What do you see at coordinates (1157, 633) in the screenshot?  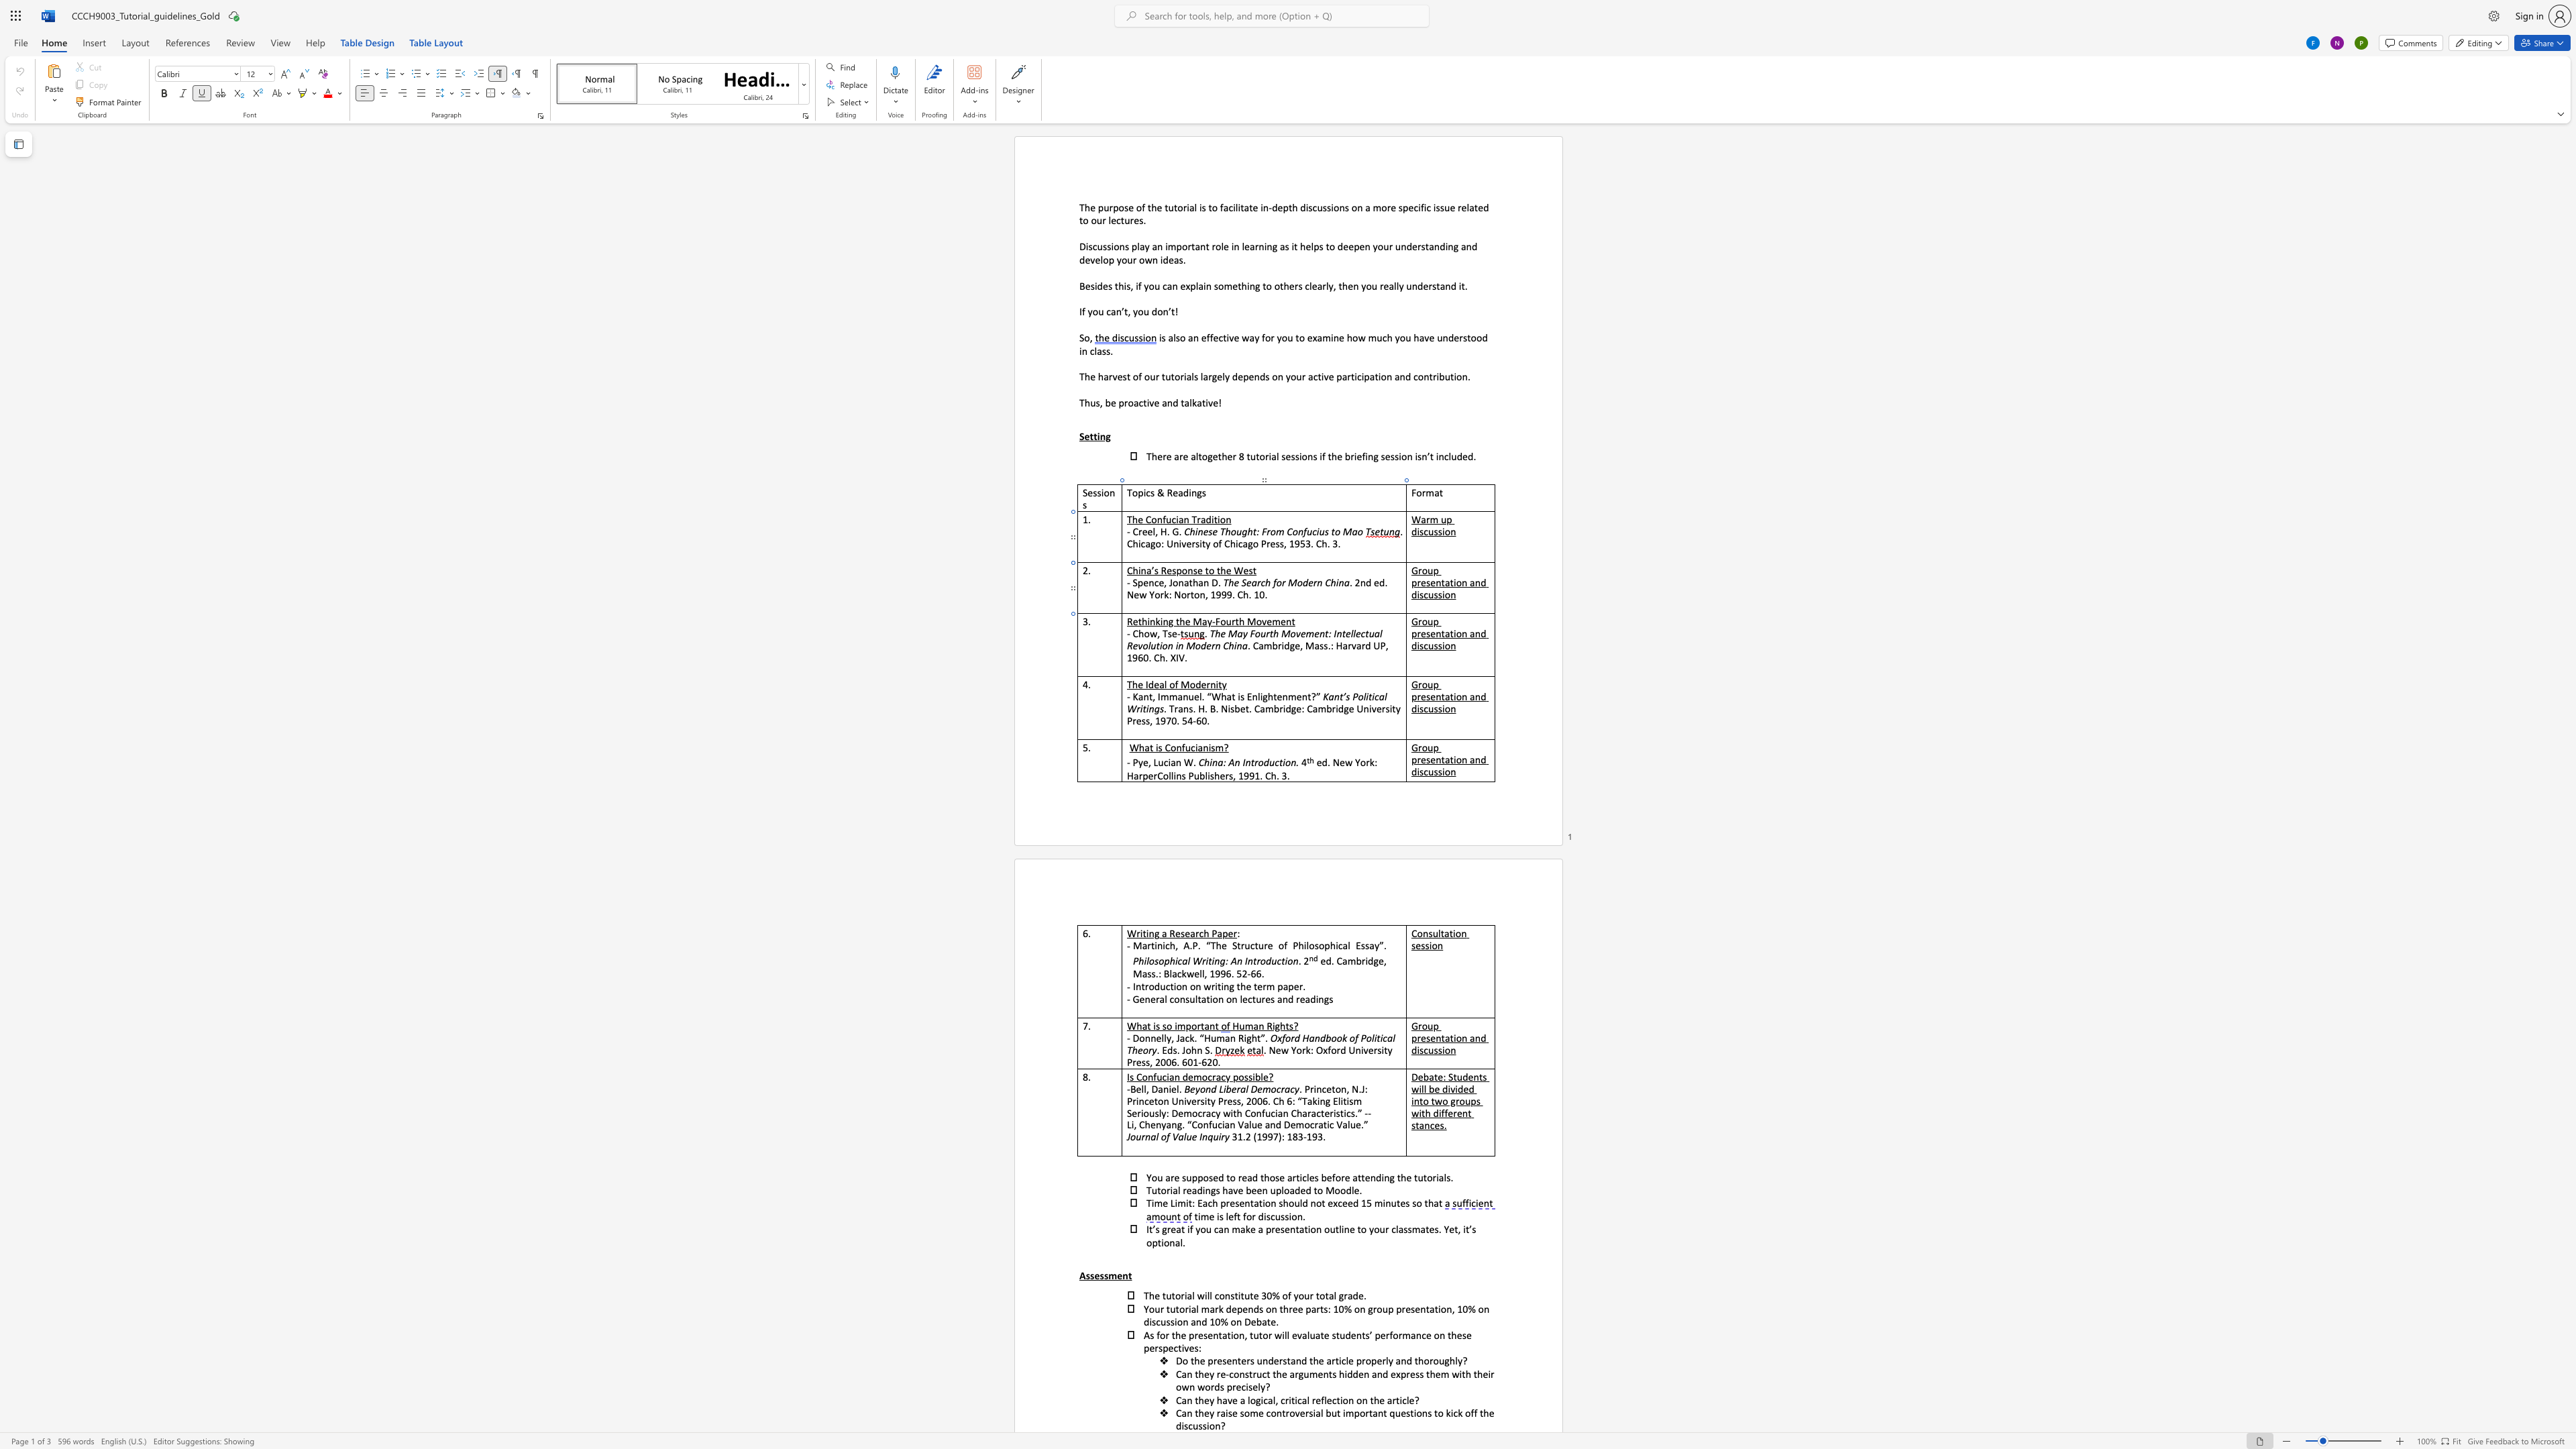 I see `the 1th character "," in the text` at bounding box center [1157, 633].